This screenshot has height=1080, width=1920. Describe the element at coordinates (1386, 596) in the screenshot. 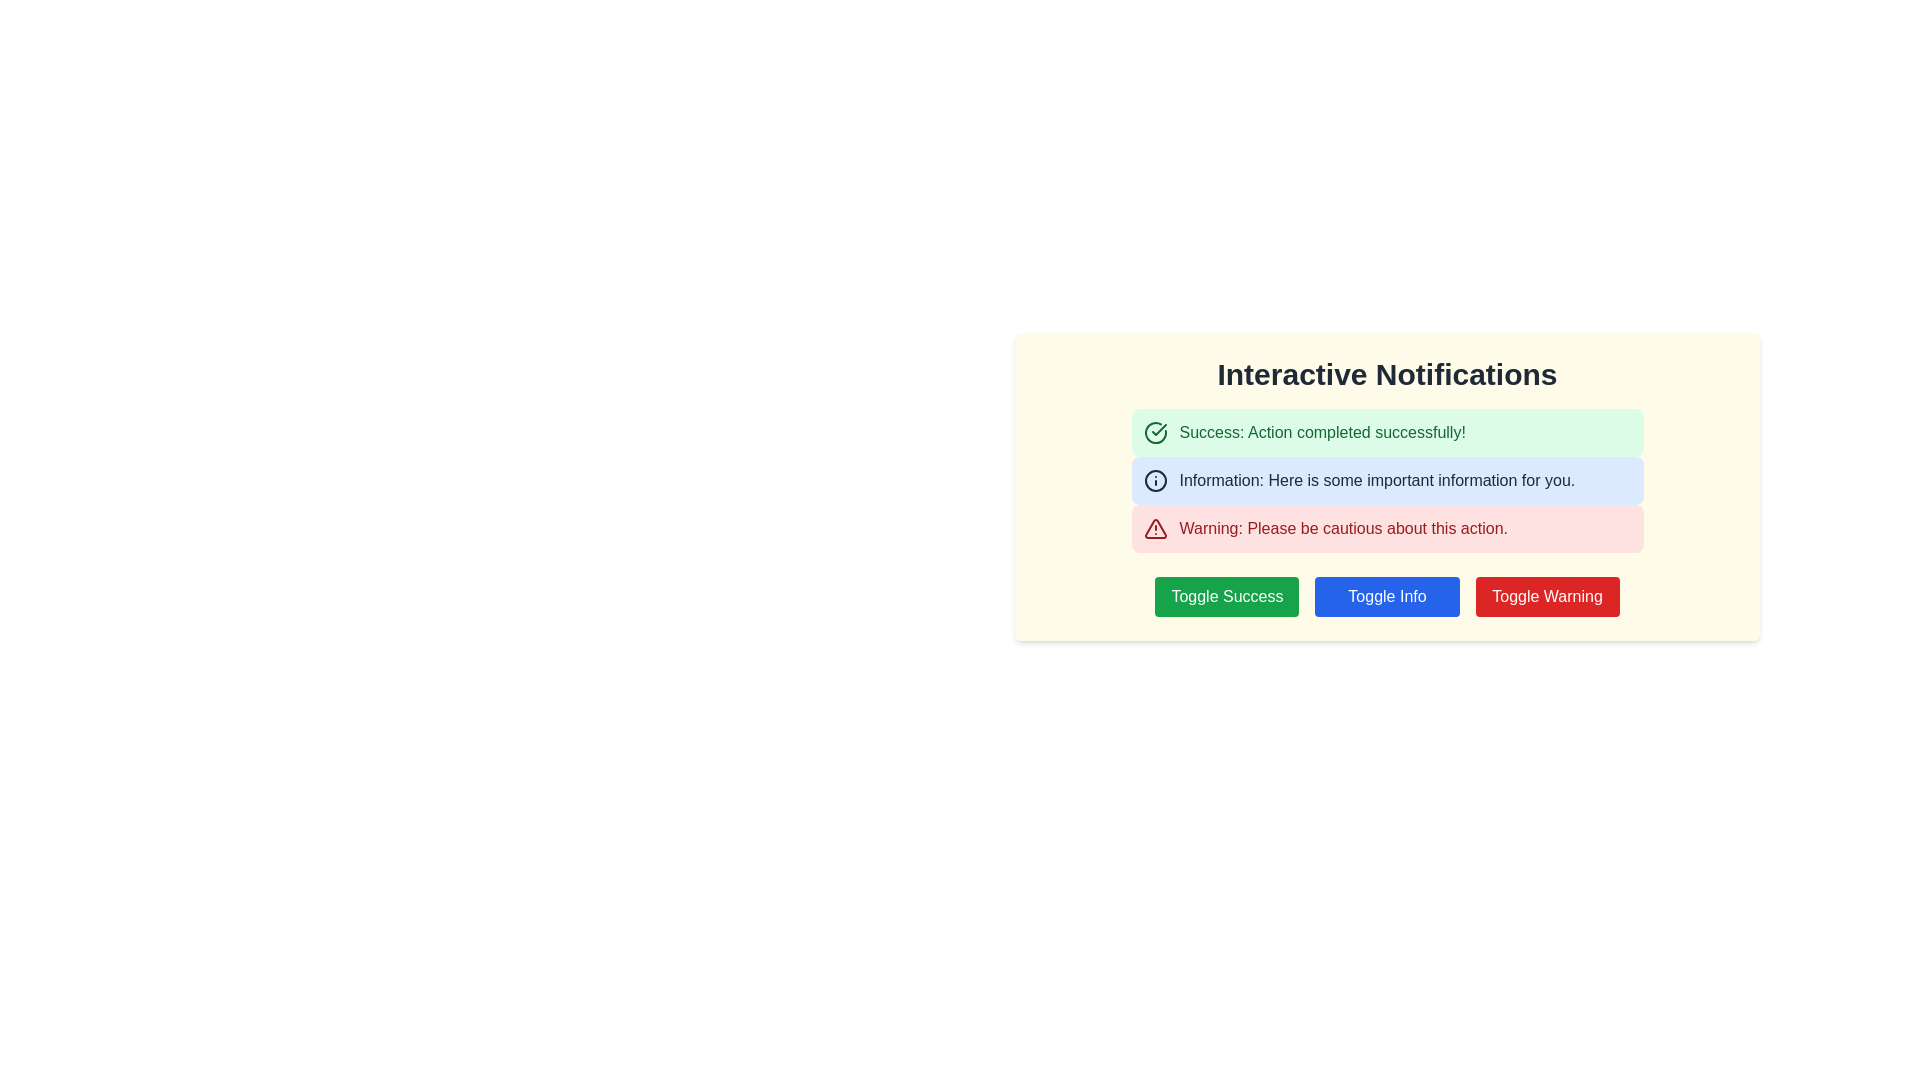

I see `the central 'Info' button located within the notification panel` at that location.